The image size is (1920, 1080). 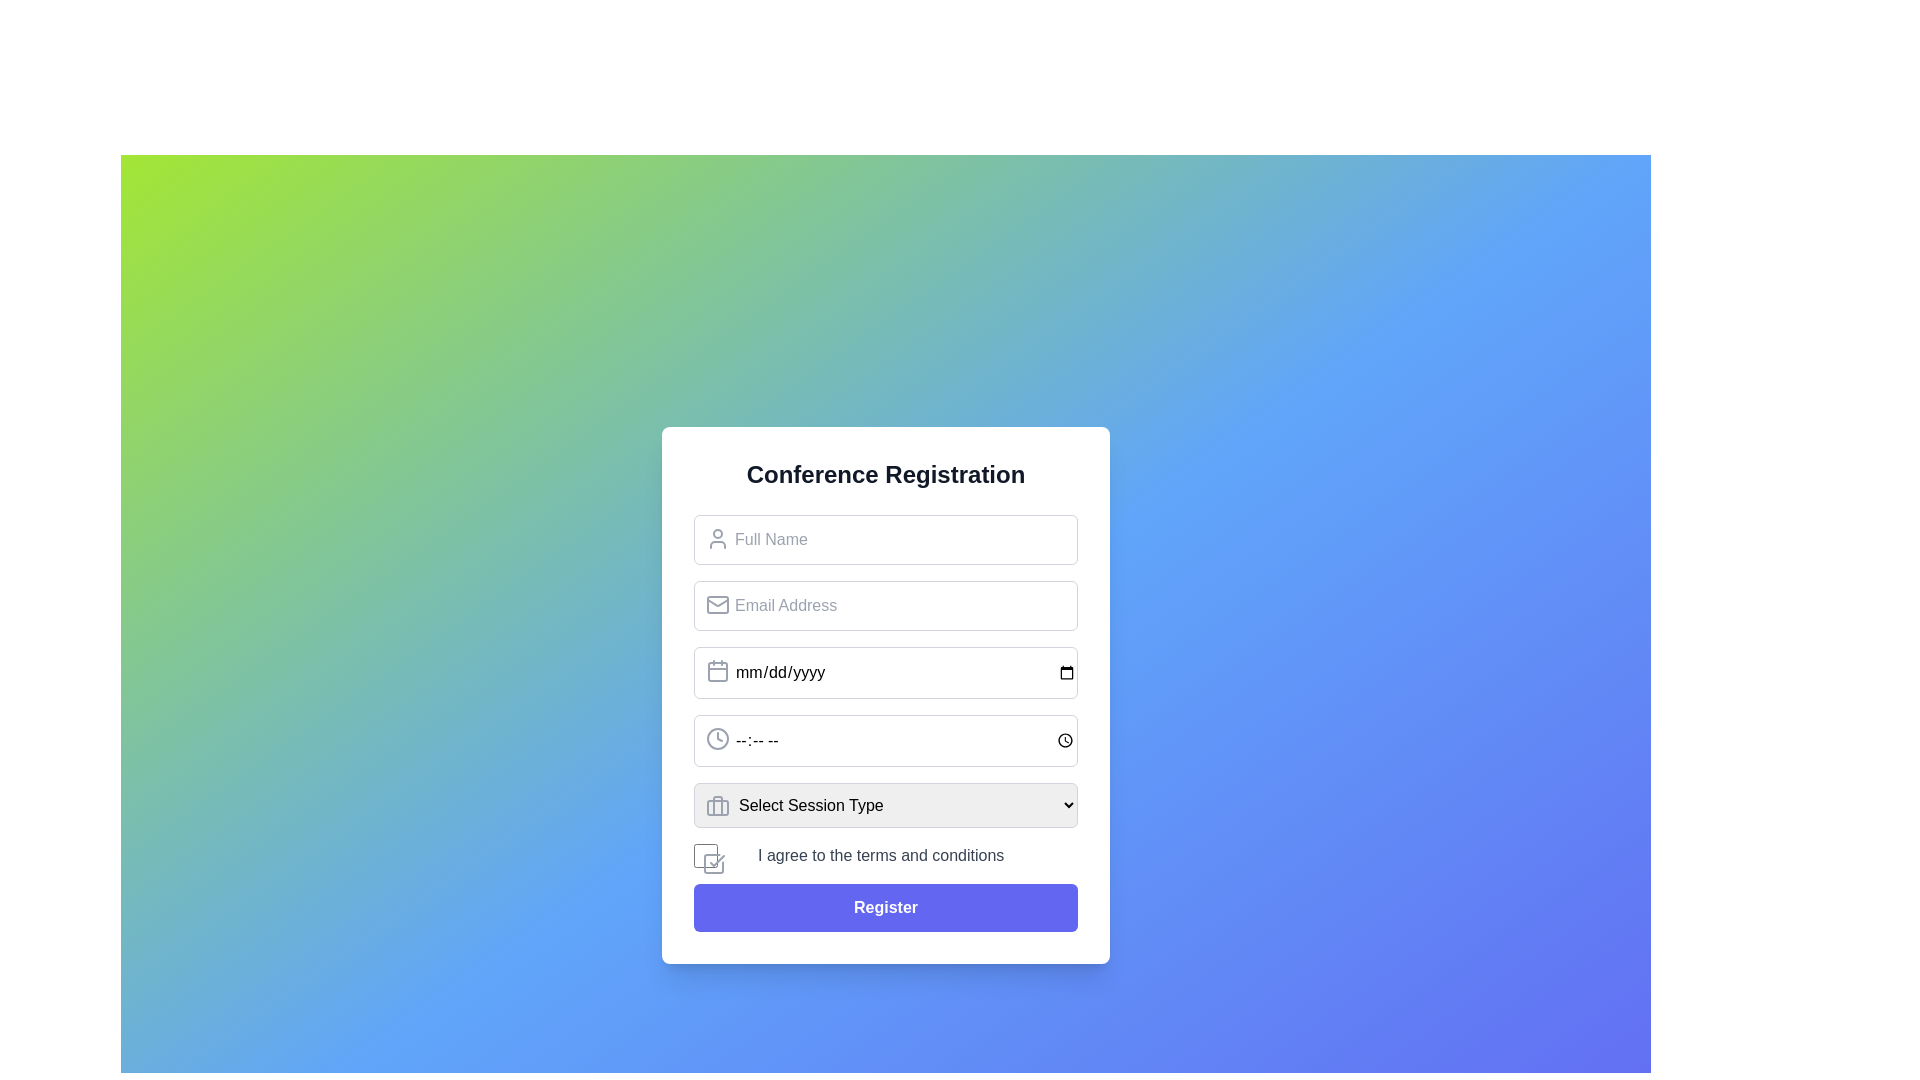 What do you see at coordinates (885, 855) in the screenshot?
I see `the checkbox labeled for accepting the terms and conditions` at bounding box center [885, 855].